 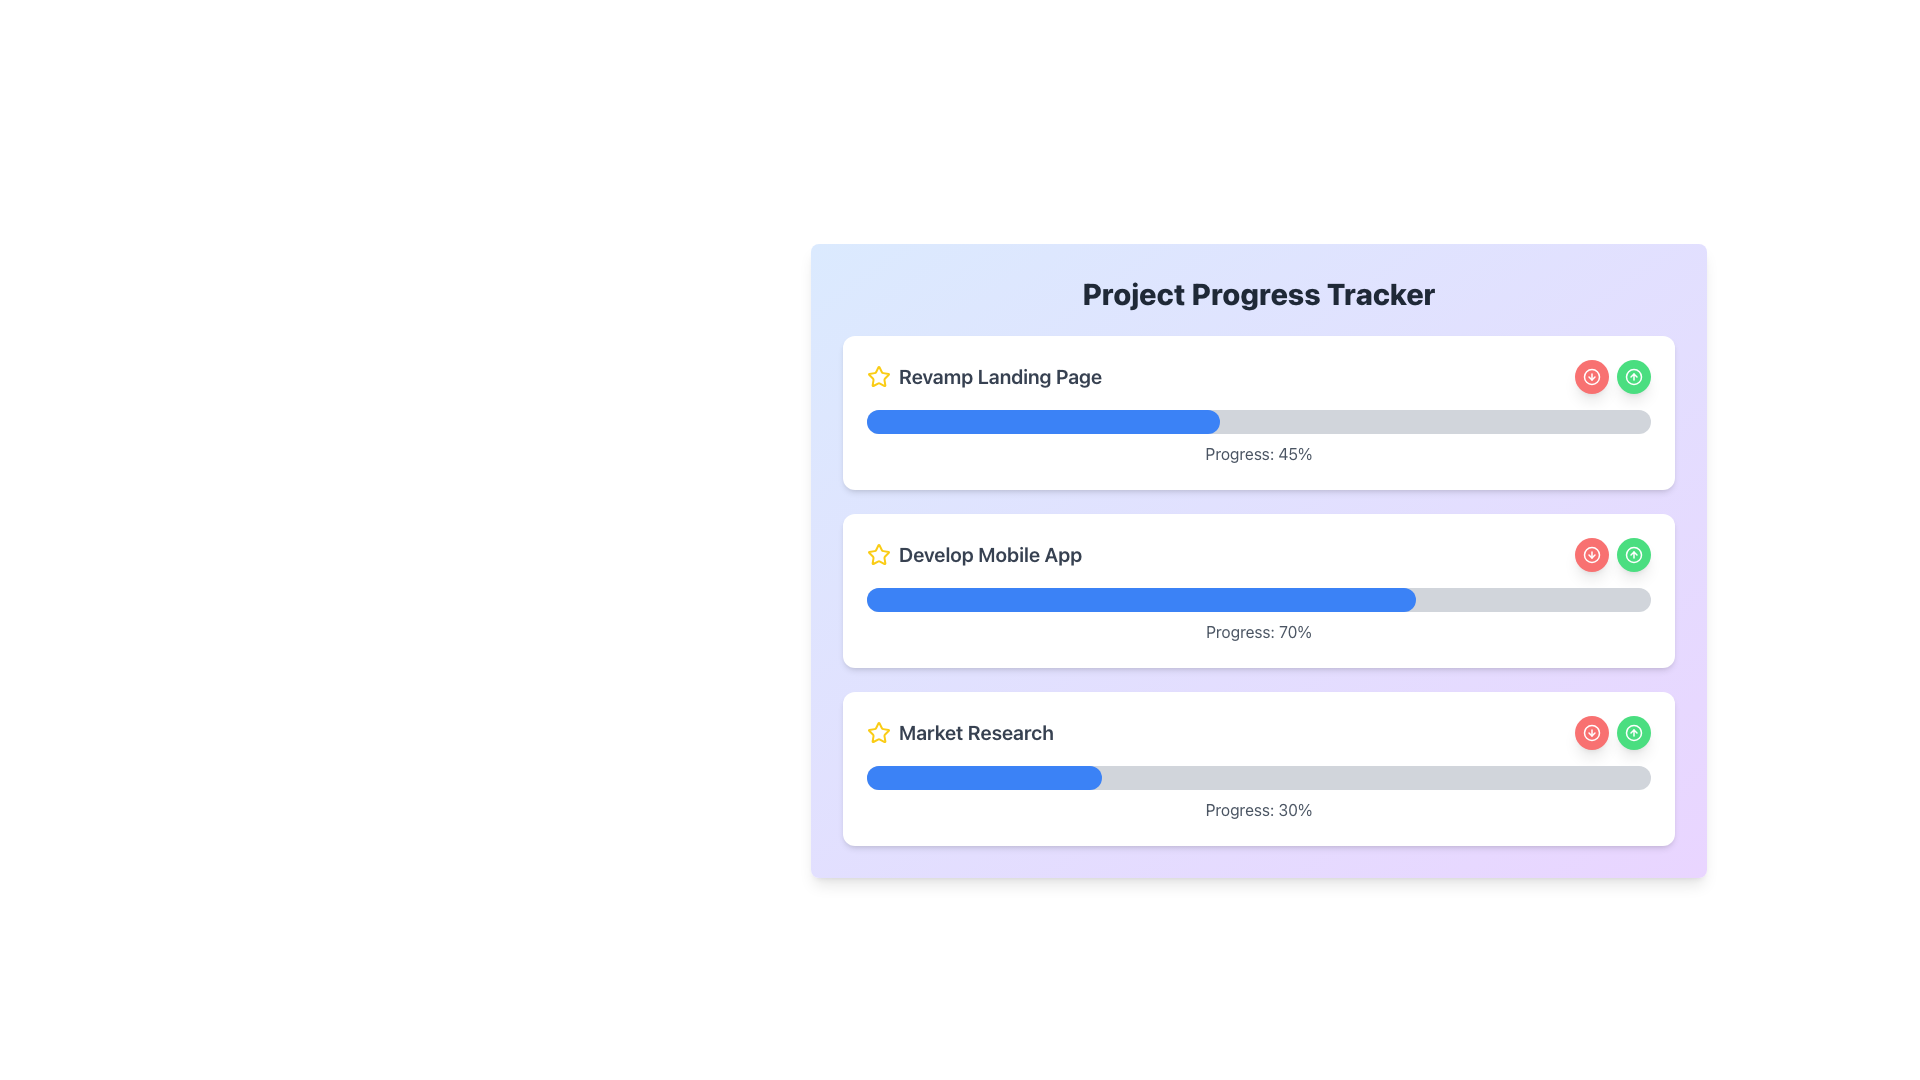 I want to click on the text label that reads 'Progress: 70%' styled in gray, located below the blue progress bar within the white card labeled 'Develop Mobile App', so click(x=1257, y=632).